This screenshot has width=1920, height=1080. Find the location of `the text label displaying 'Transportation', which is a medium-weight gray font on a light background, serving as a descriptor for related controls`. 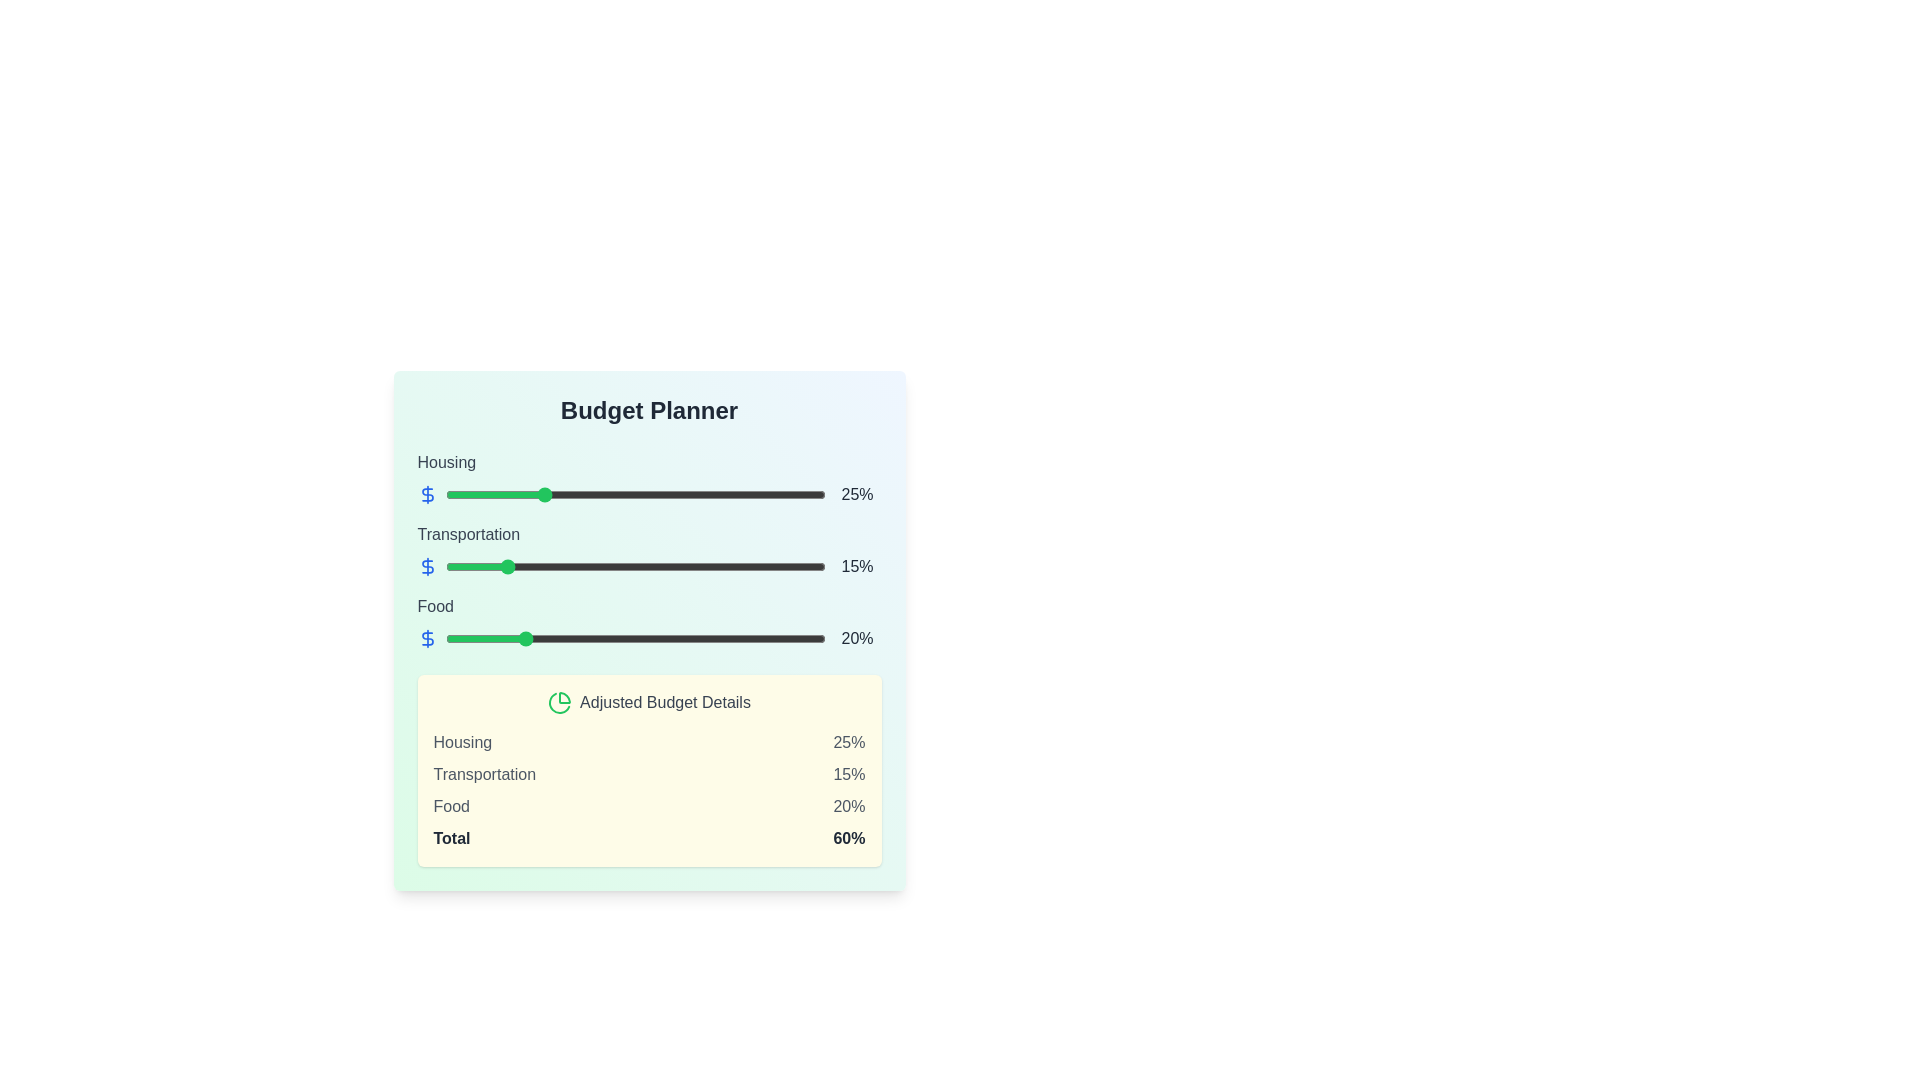

the text label displaying 'Transportation', which is a medium-weight gray font on a light background, serving as a descriptor for related controls is located at coordinates (467, 533).